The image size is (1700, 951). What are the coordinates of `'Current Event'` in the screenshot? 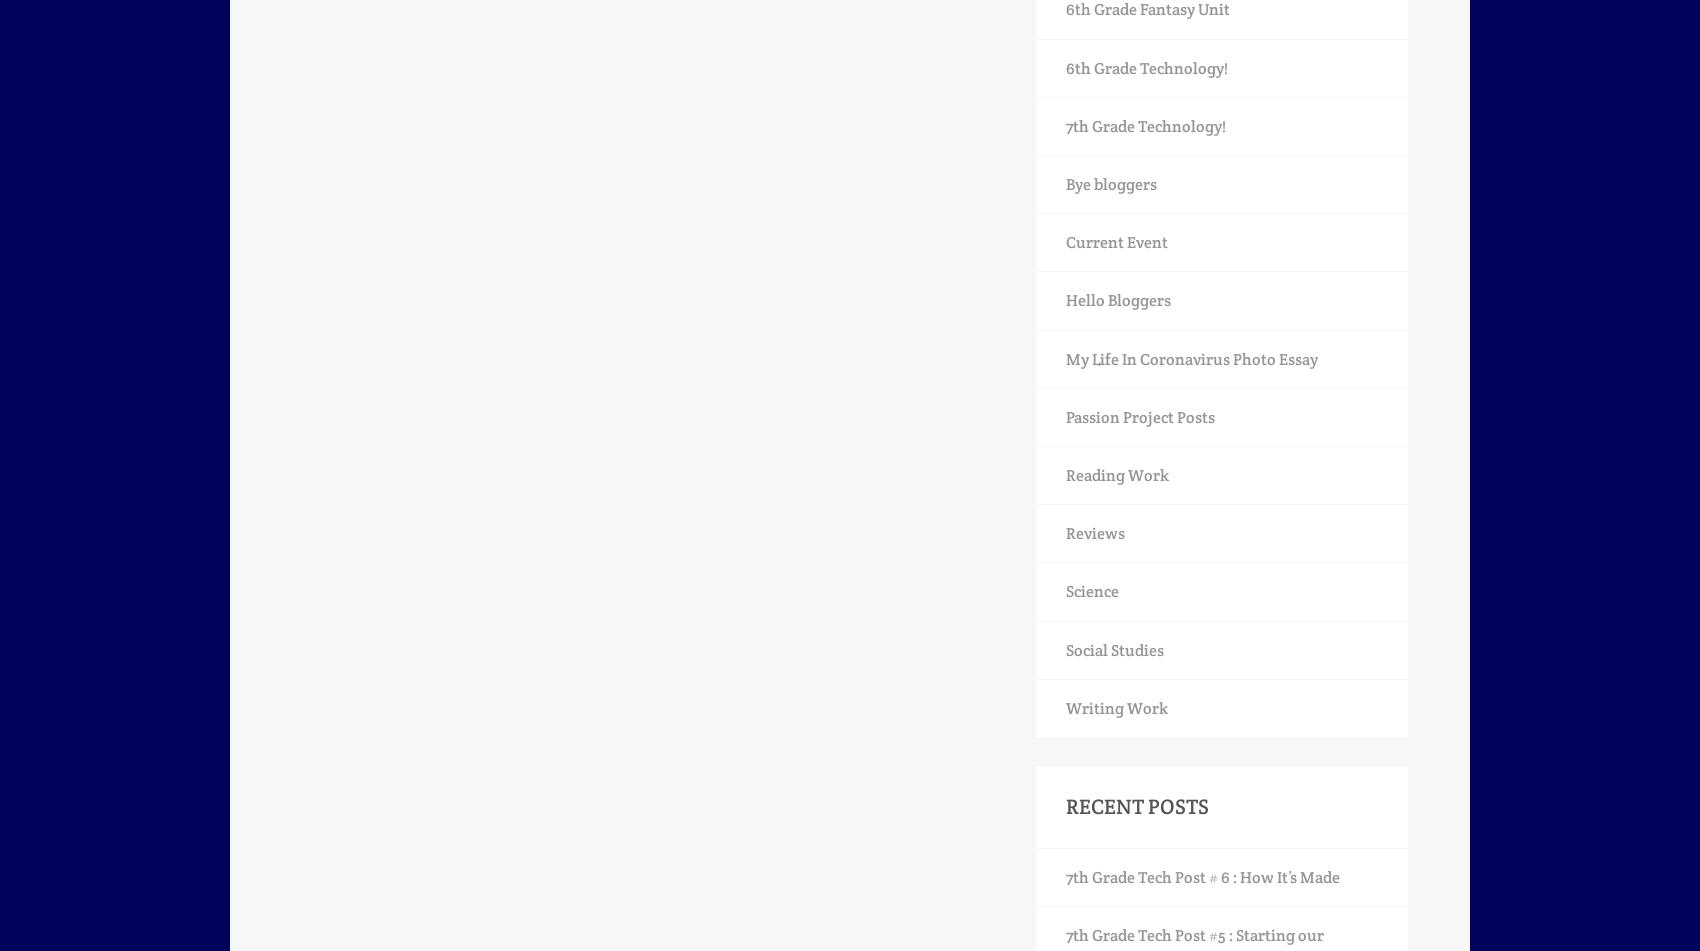 It's located at (1117, 242).